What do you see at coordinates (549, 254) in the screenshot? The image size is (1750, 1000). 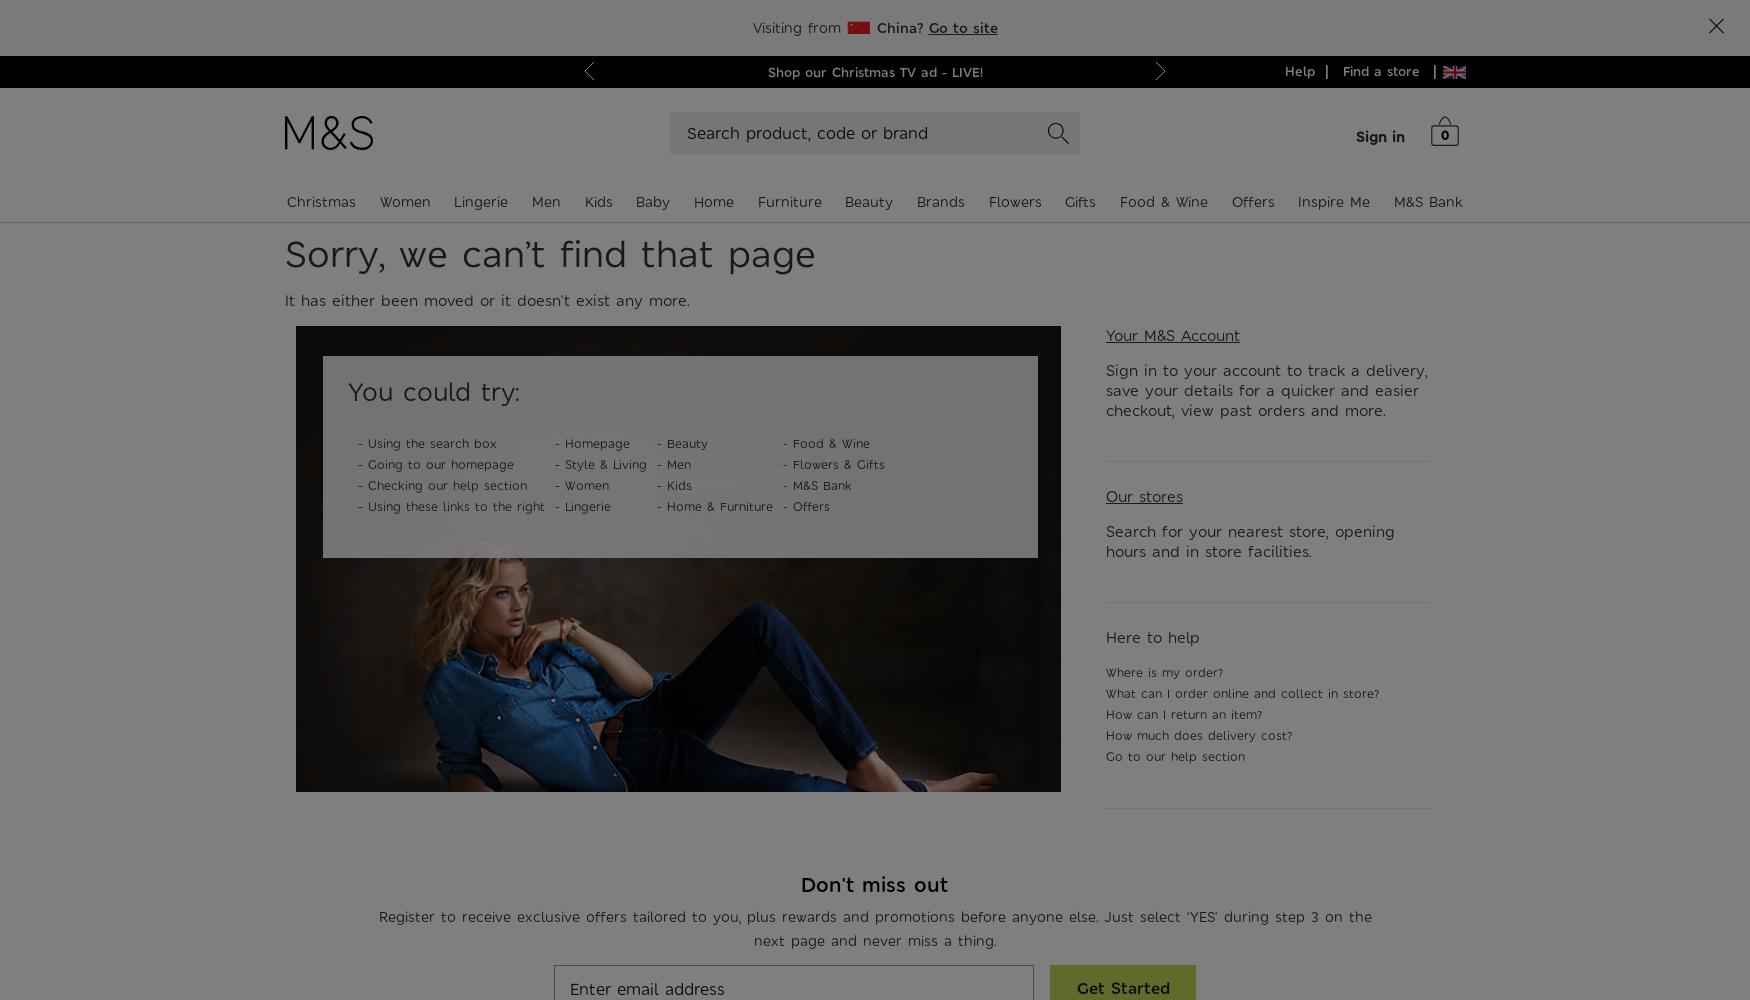 I see `'Sorry, we can’t find that page'` at bounding box center [549, 254].